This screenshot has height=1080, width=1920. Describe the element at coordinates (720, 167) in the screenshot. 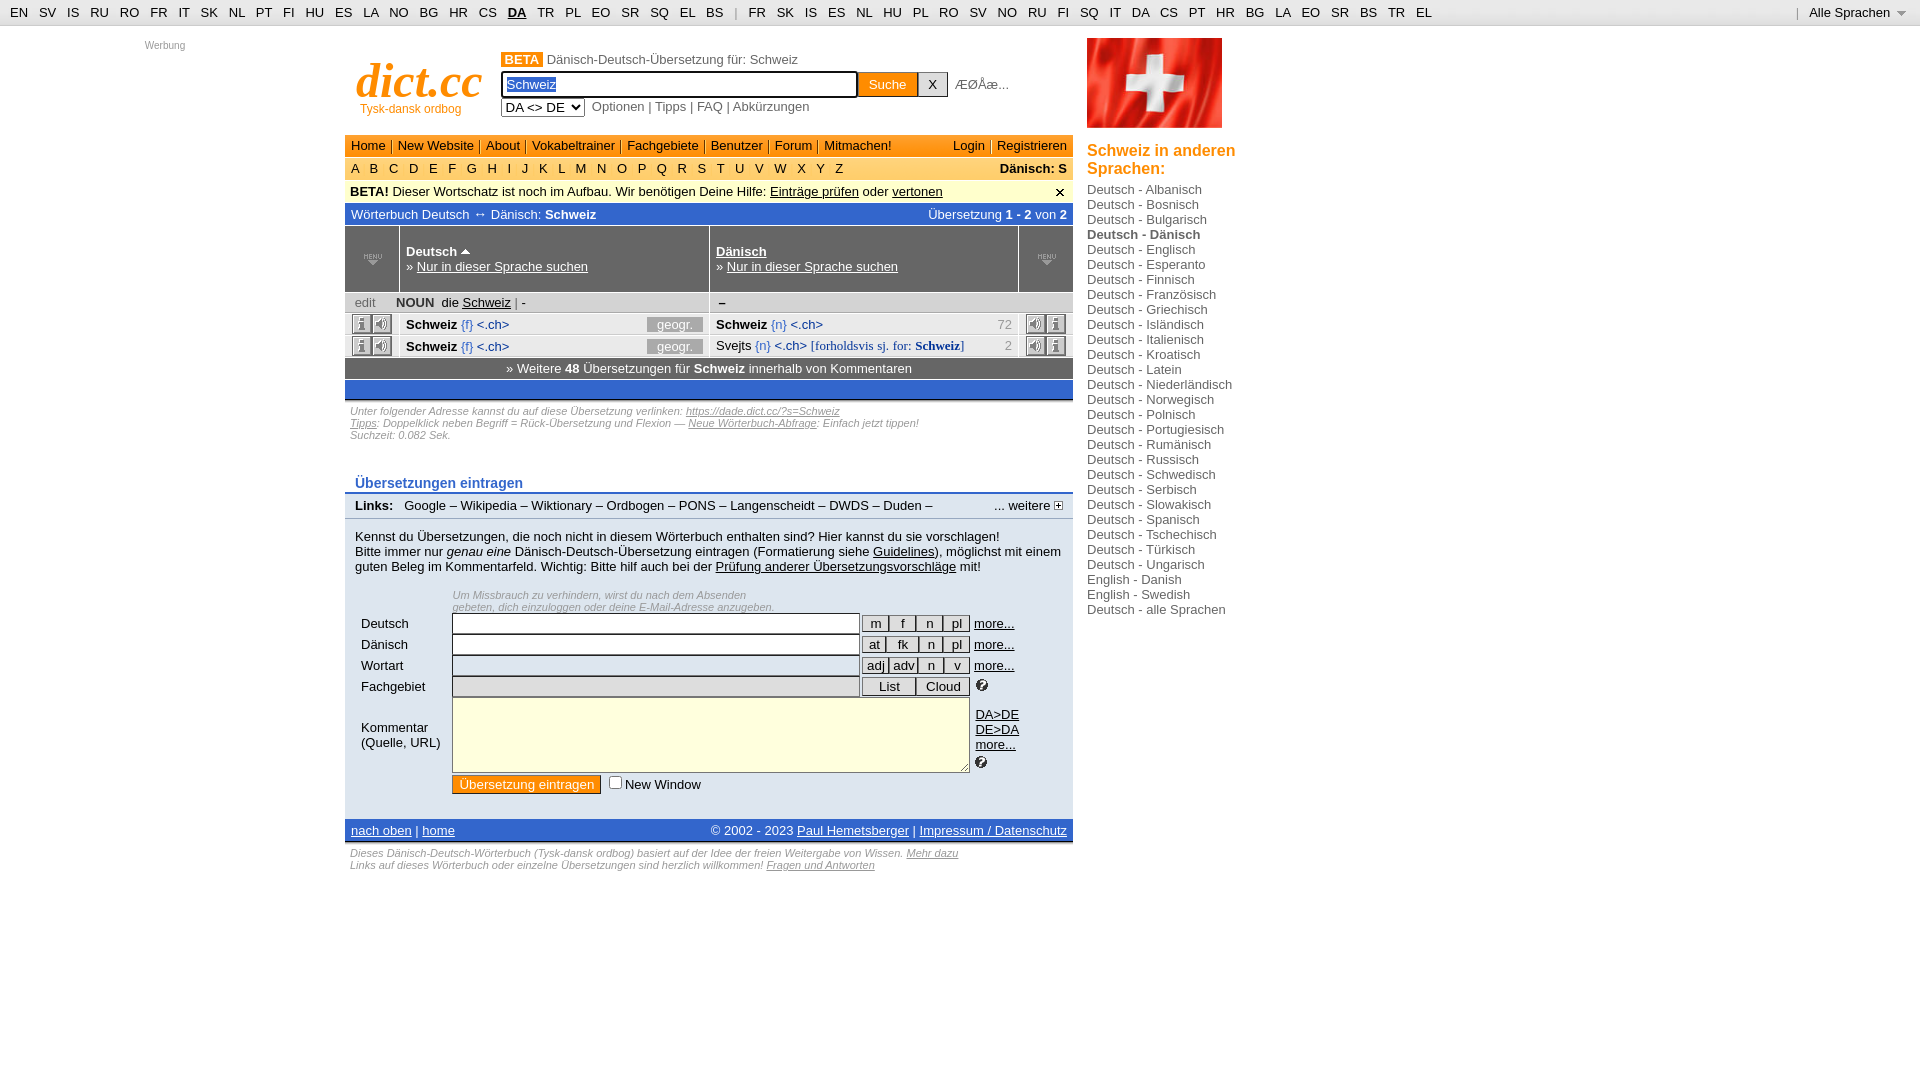

I see `'T'` at that location.